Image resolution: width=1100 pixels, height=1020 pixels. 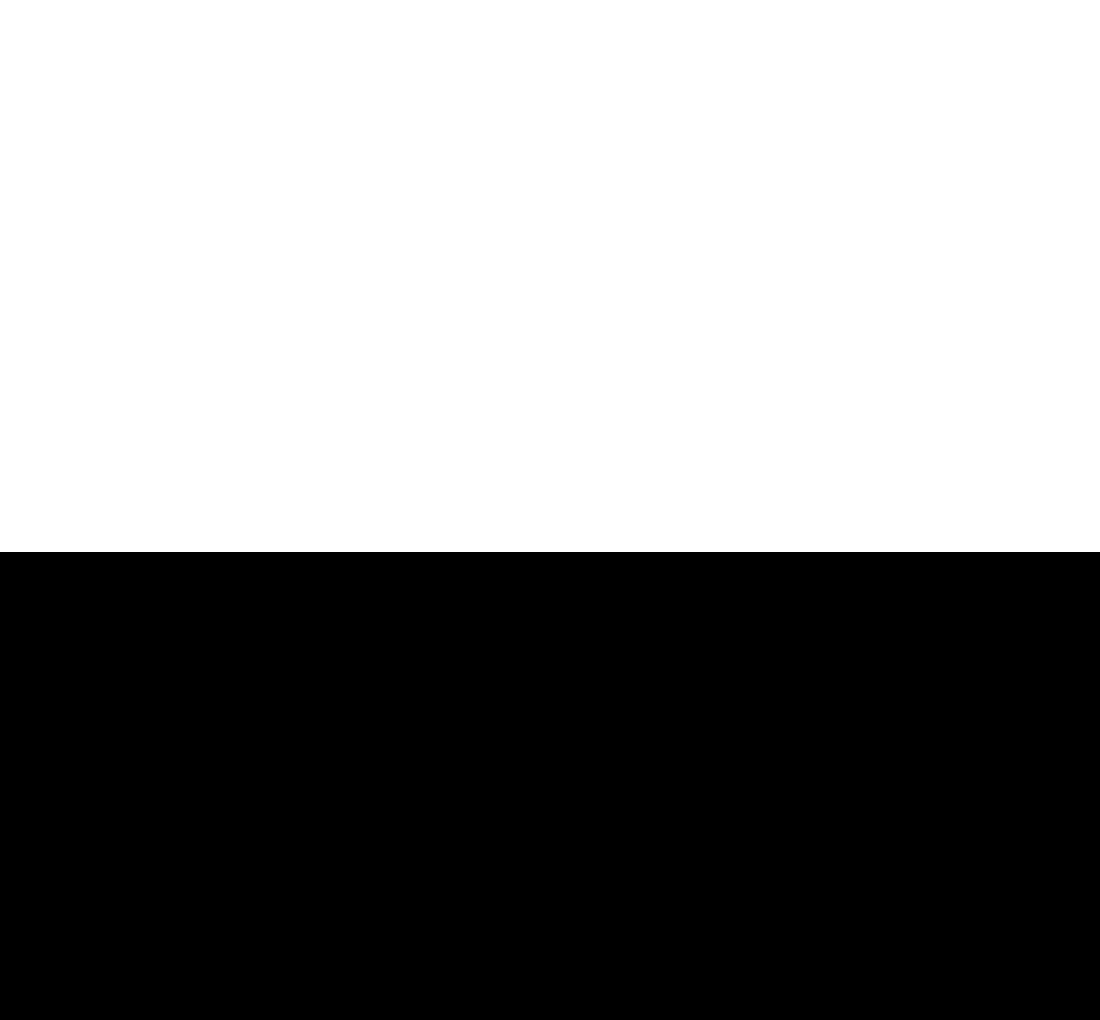 I want to click on 'Disney+ adds a stronger warning ahead of films with racist stereotypes', so click(x=270, y=145).